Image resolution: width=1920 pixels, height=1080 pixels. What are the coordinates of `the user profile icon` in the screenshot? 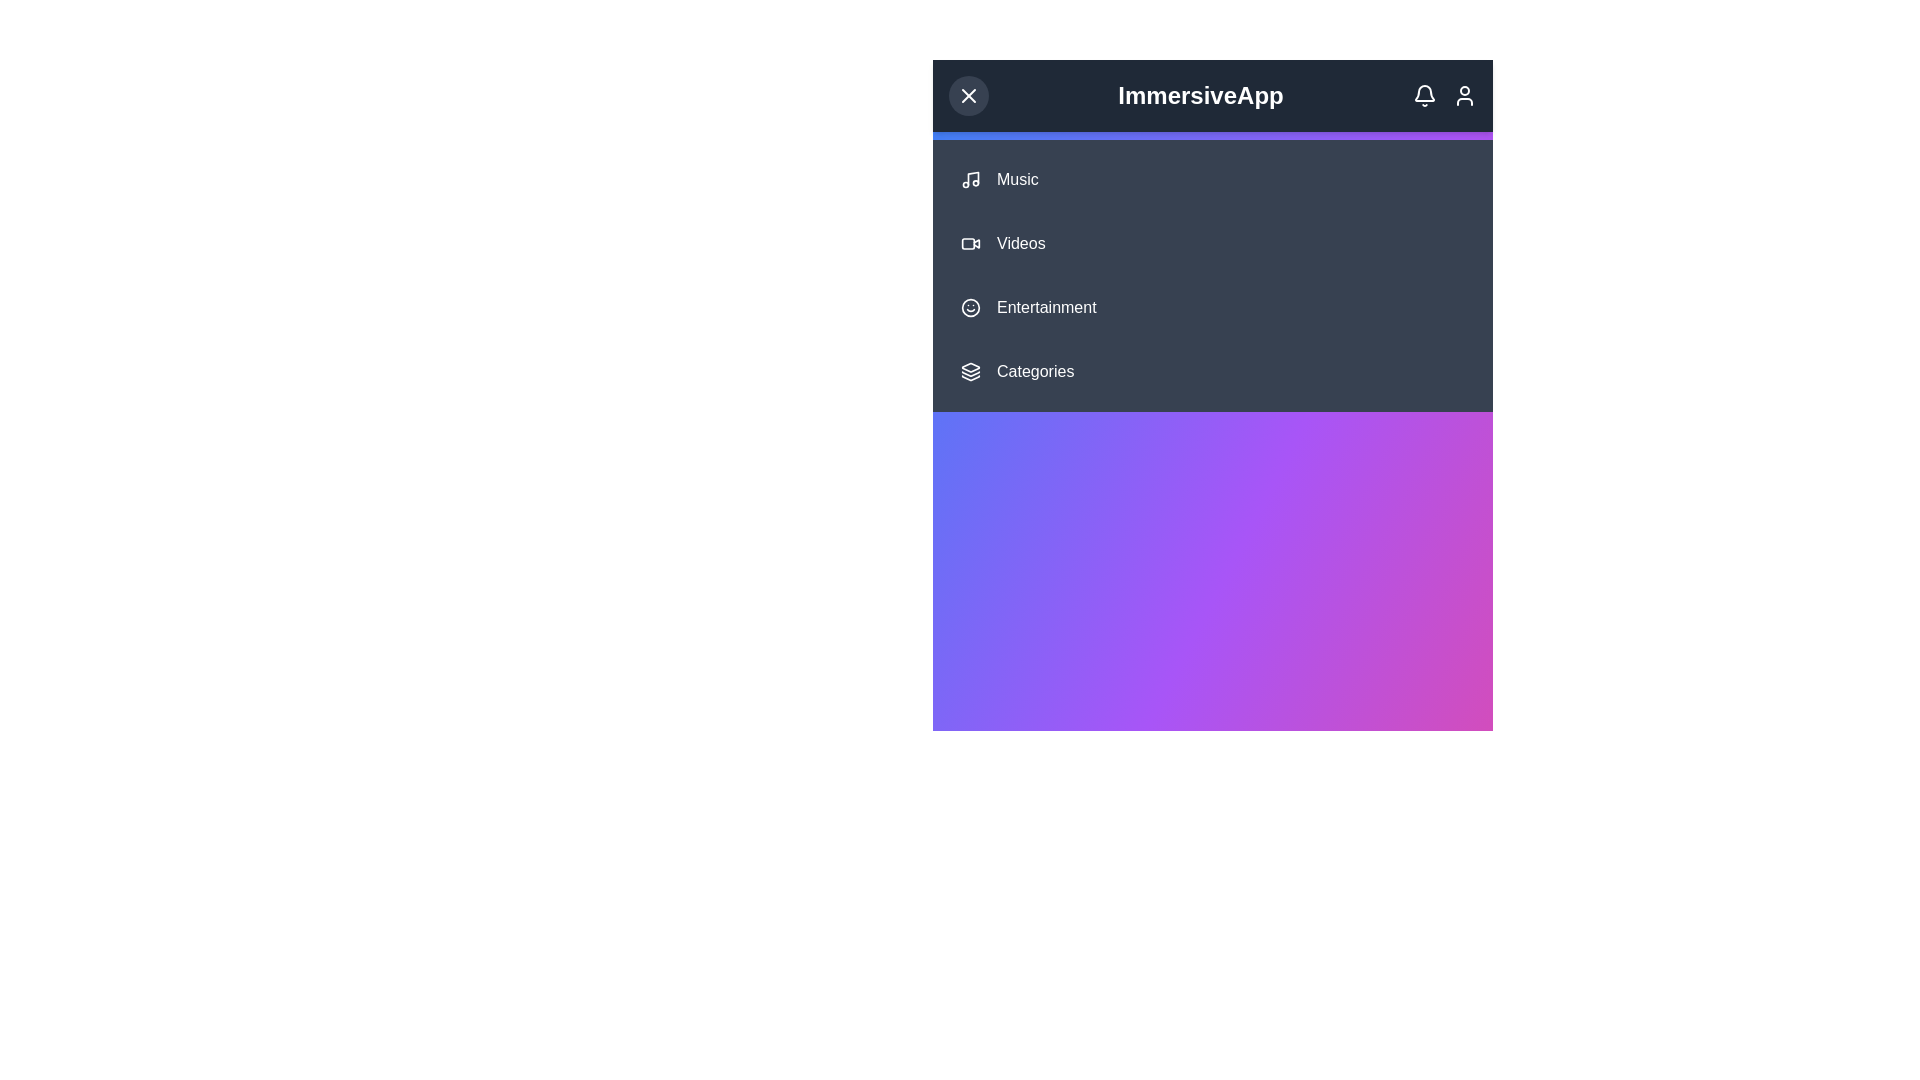 It's located at (1464, 96).